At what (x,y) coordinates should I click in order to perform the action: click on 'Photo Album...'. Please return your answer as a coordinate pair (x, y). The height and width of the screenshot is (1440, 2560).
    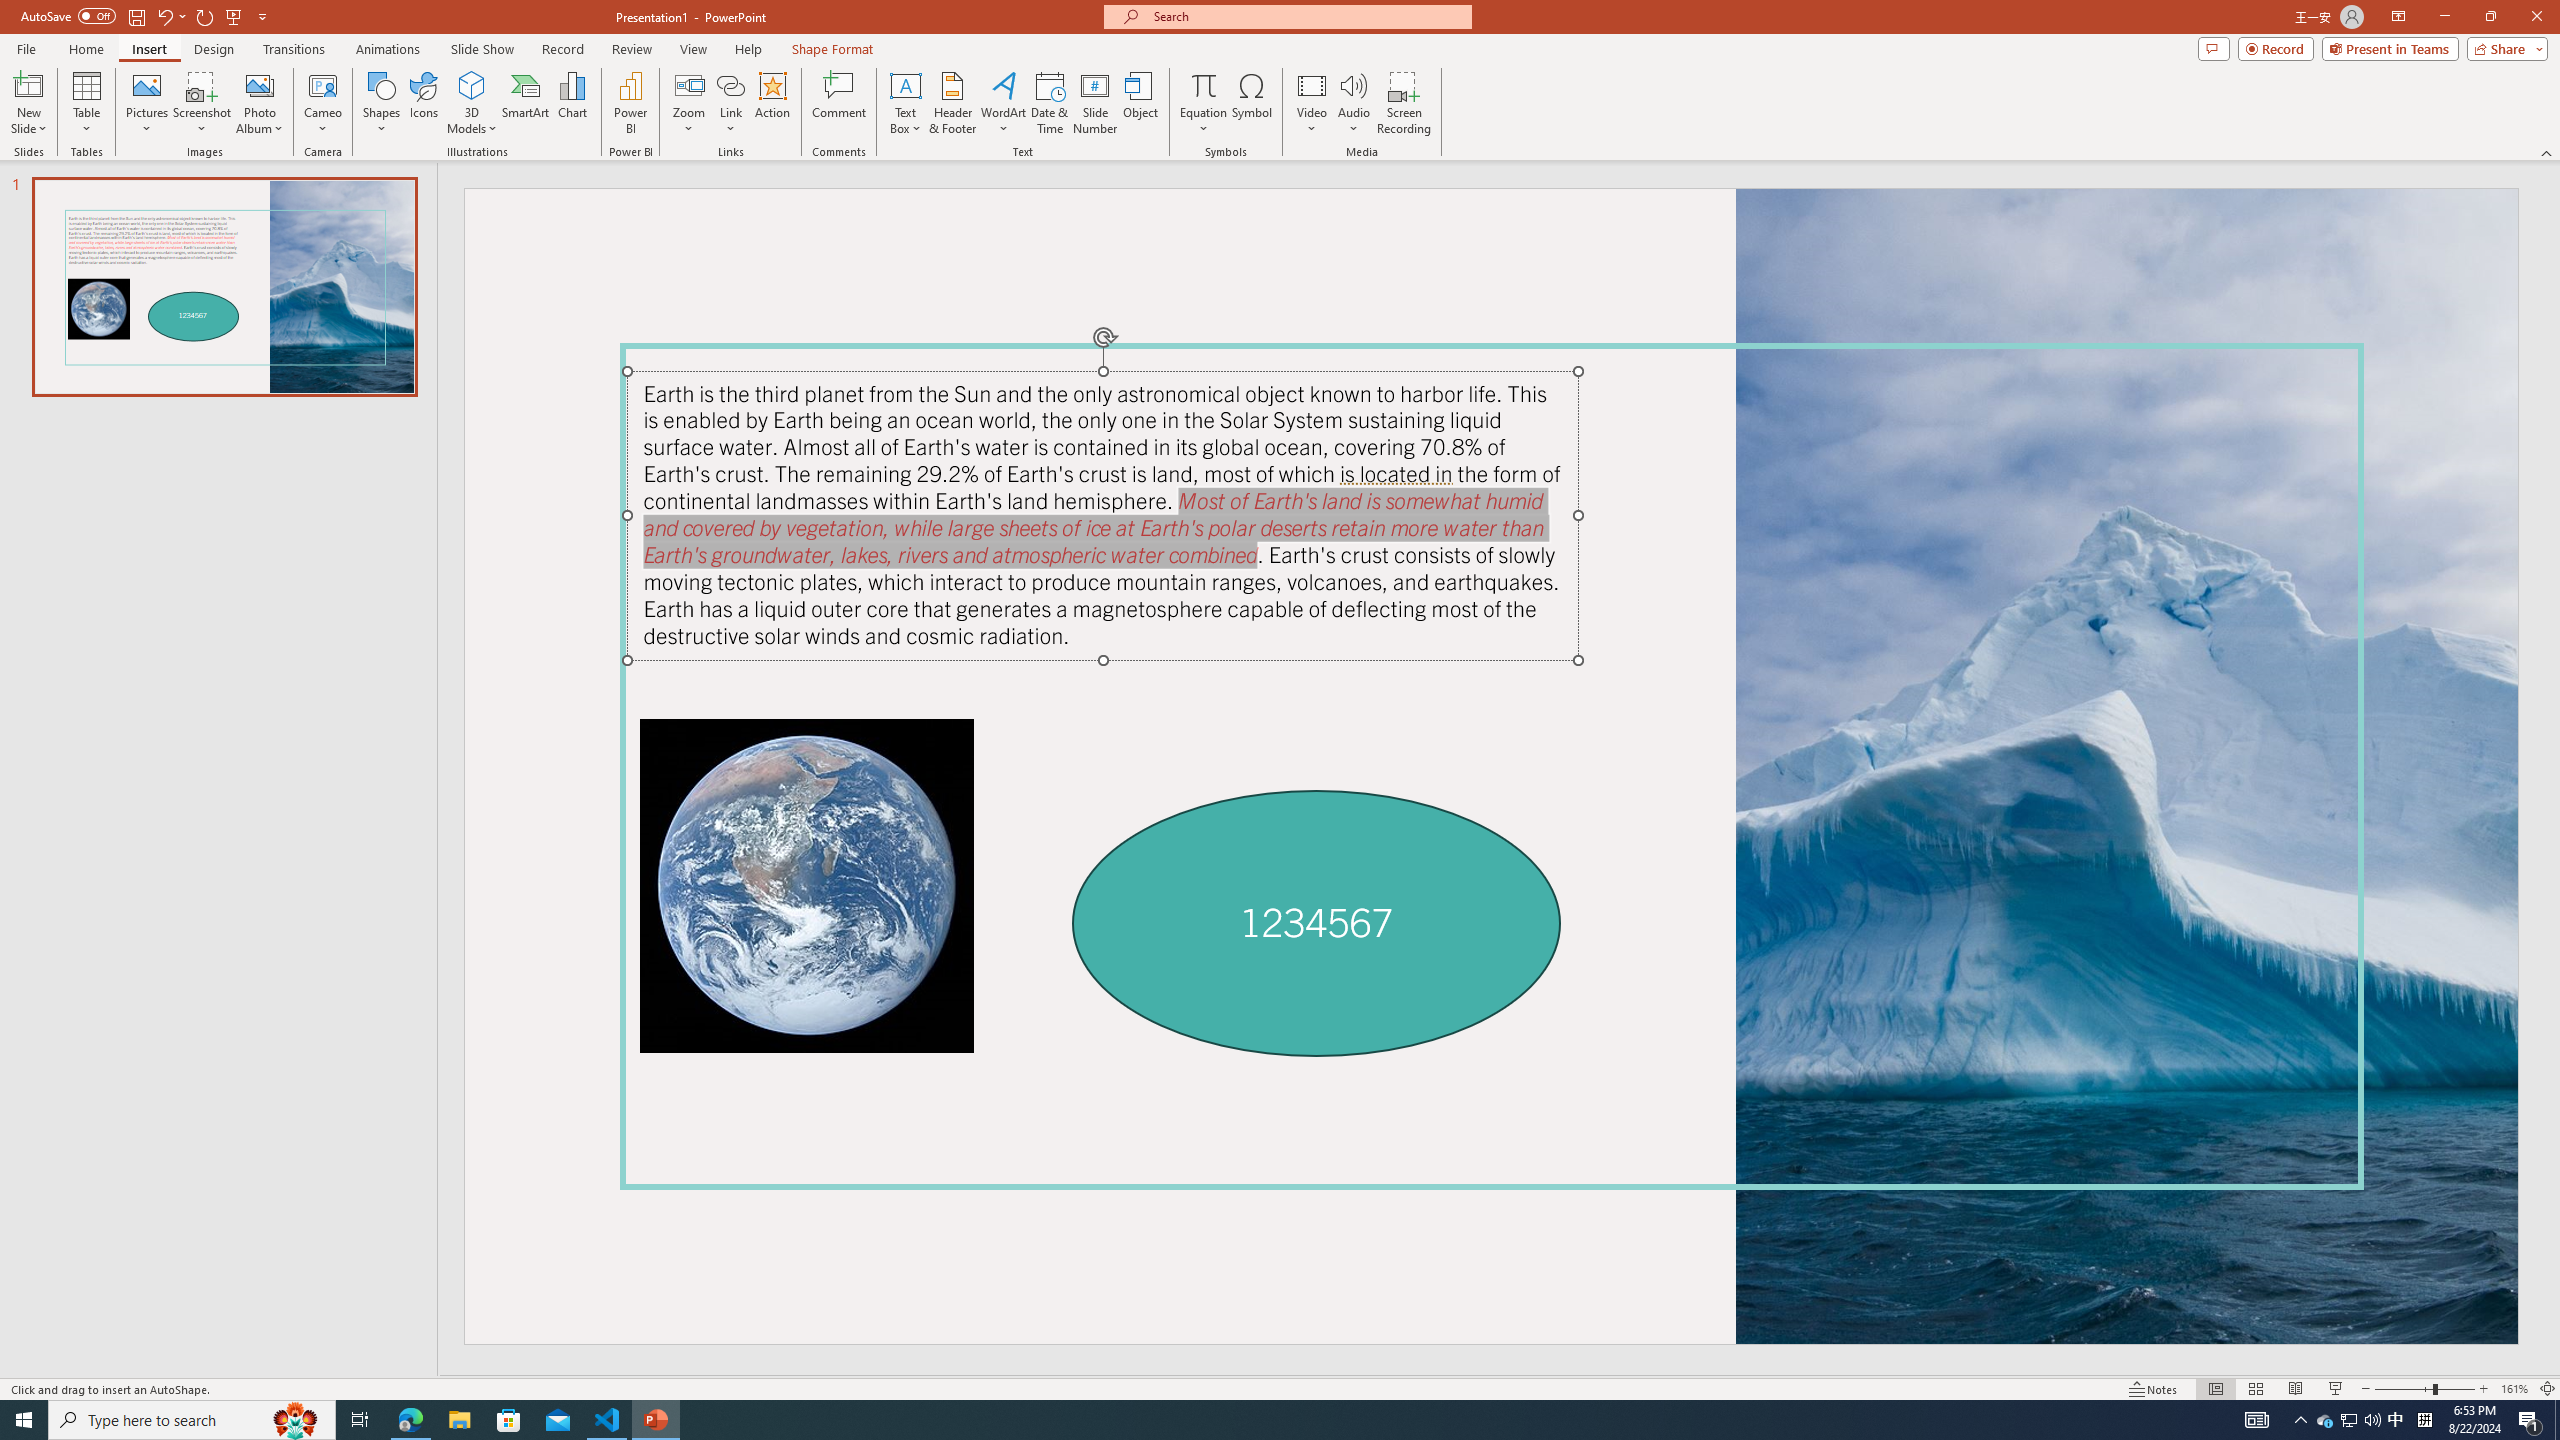
    Looking at the image, I should click on (258, 103).